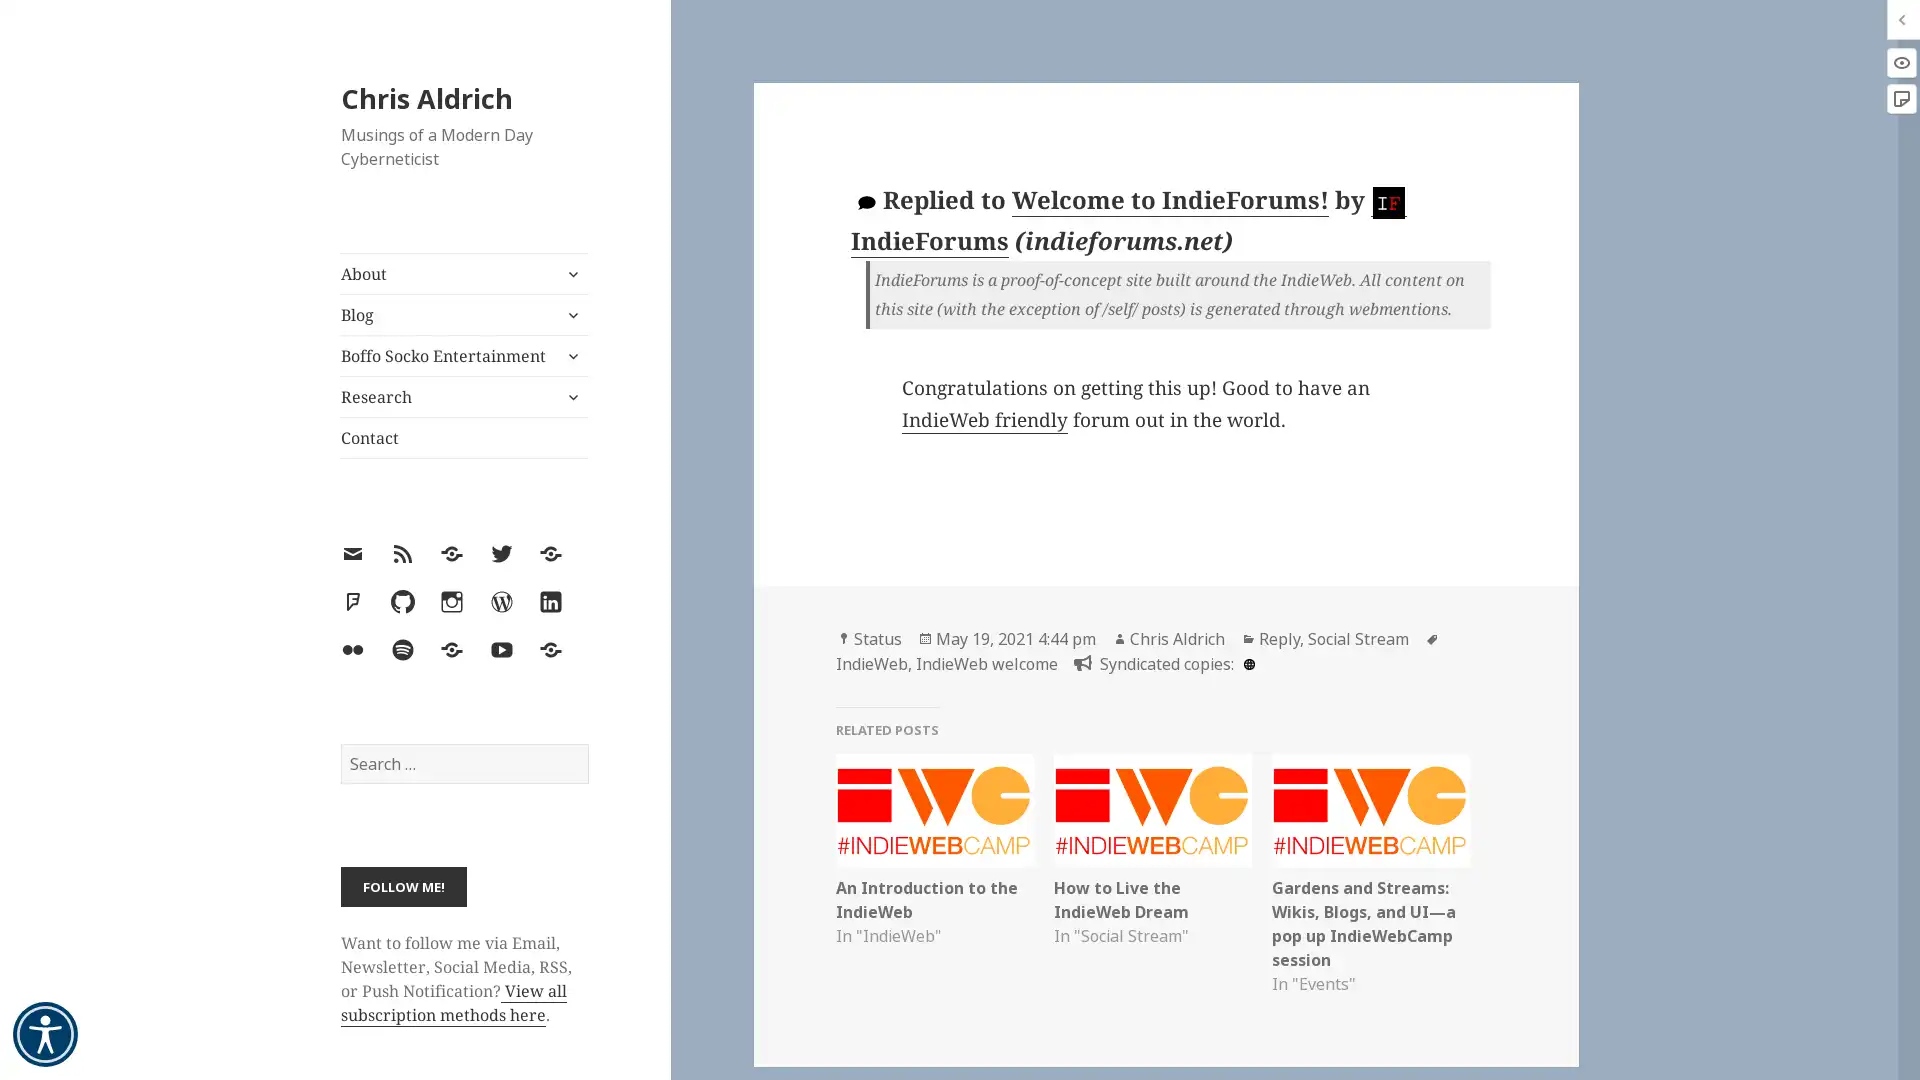 Image resolution: width=1920 pixels, height=1080 pixels. I want to click on expand child menu, so click(570, 397).